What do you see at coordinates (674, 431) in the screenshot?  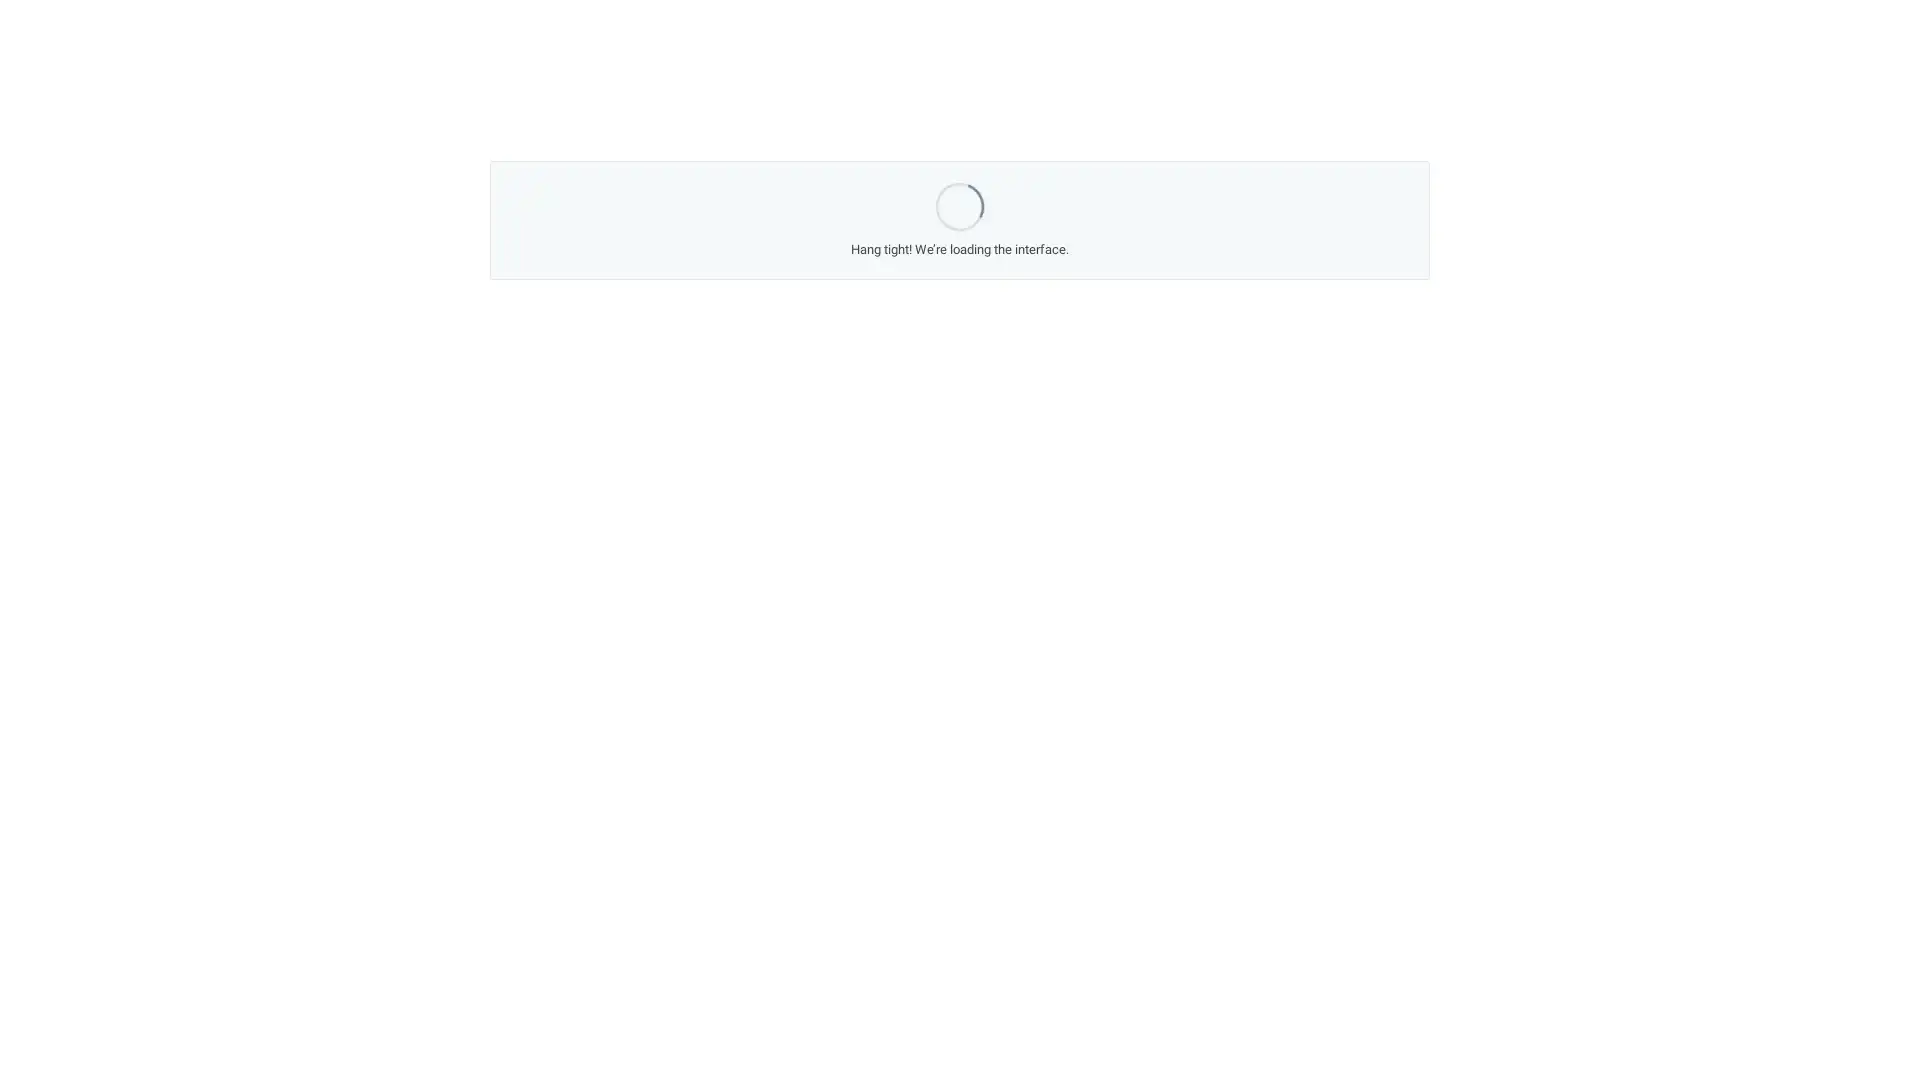 I see `Get Login Link` at bounding box center [674, 431].